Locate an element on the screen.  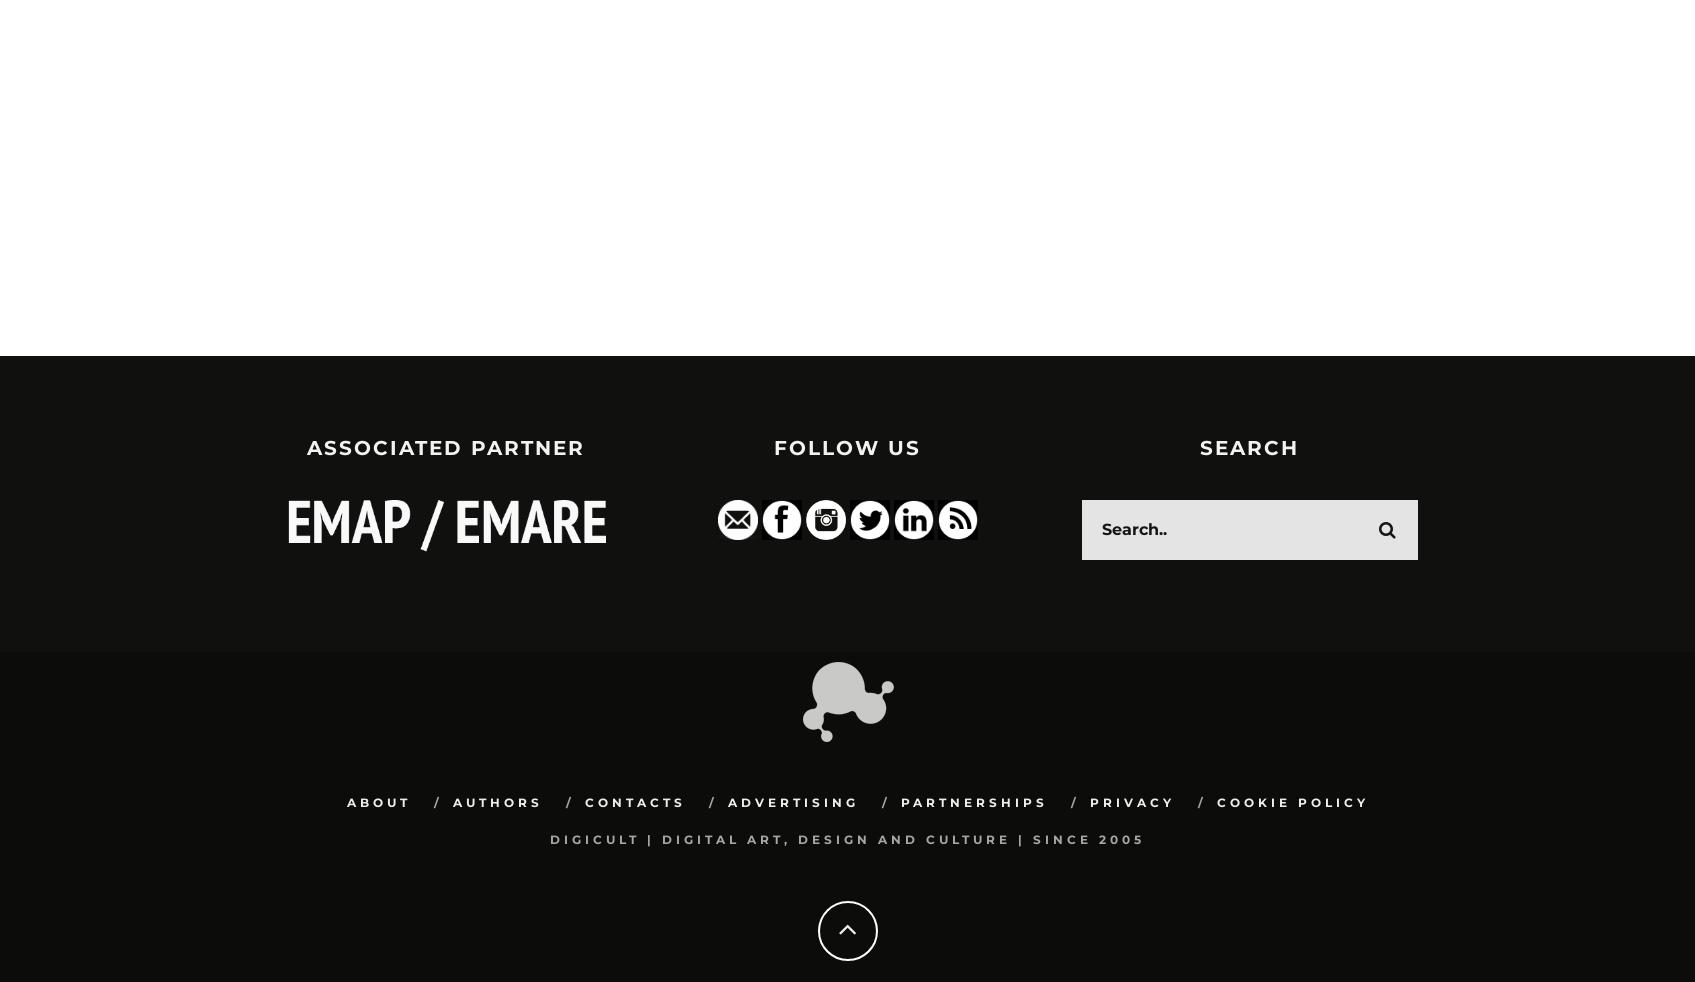
'SEARCH' is located at coordinates (1248, 447).